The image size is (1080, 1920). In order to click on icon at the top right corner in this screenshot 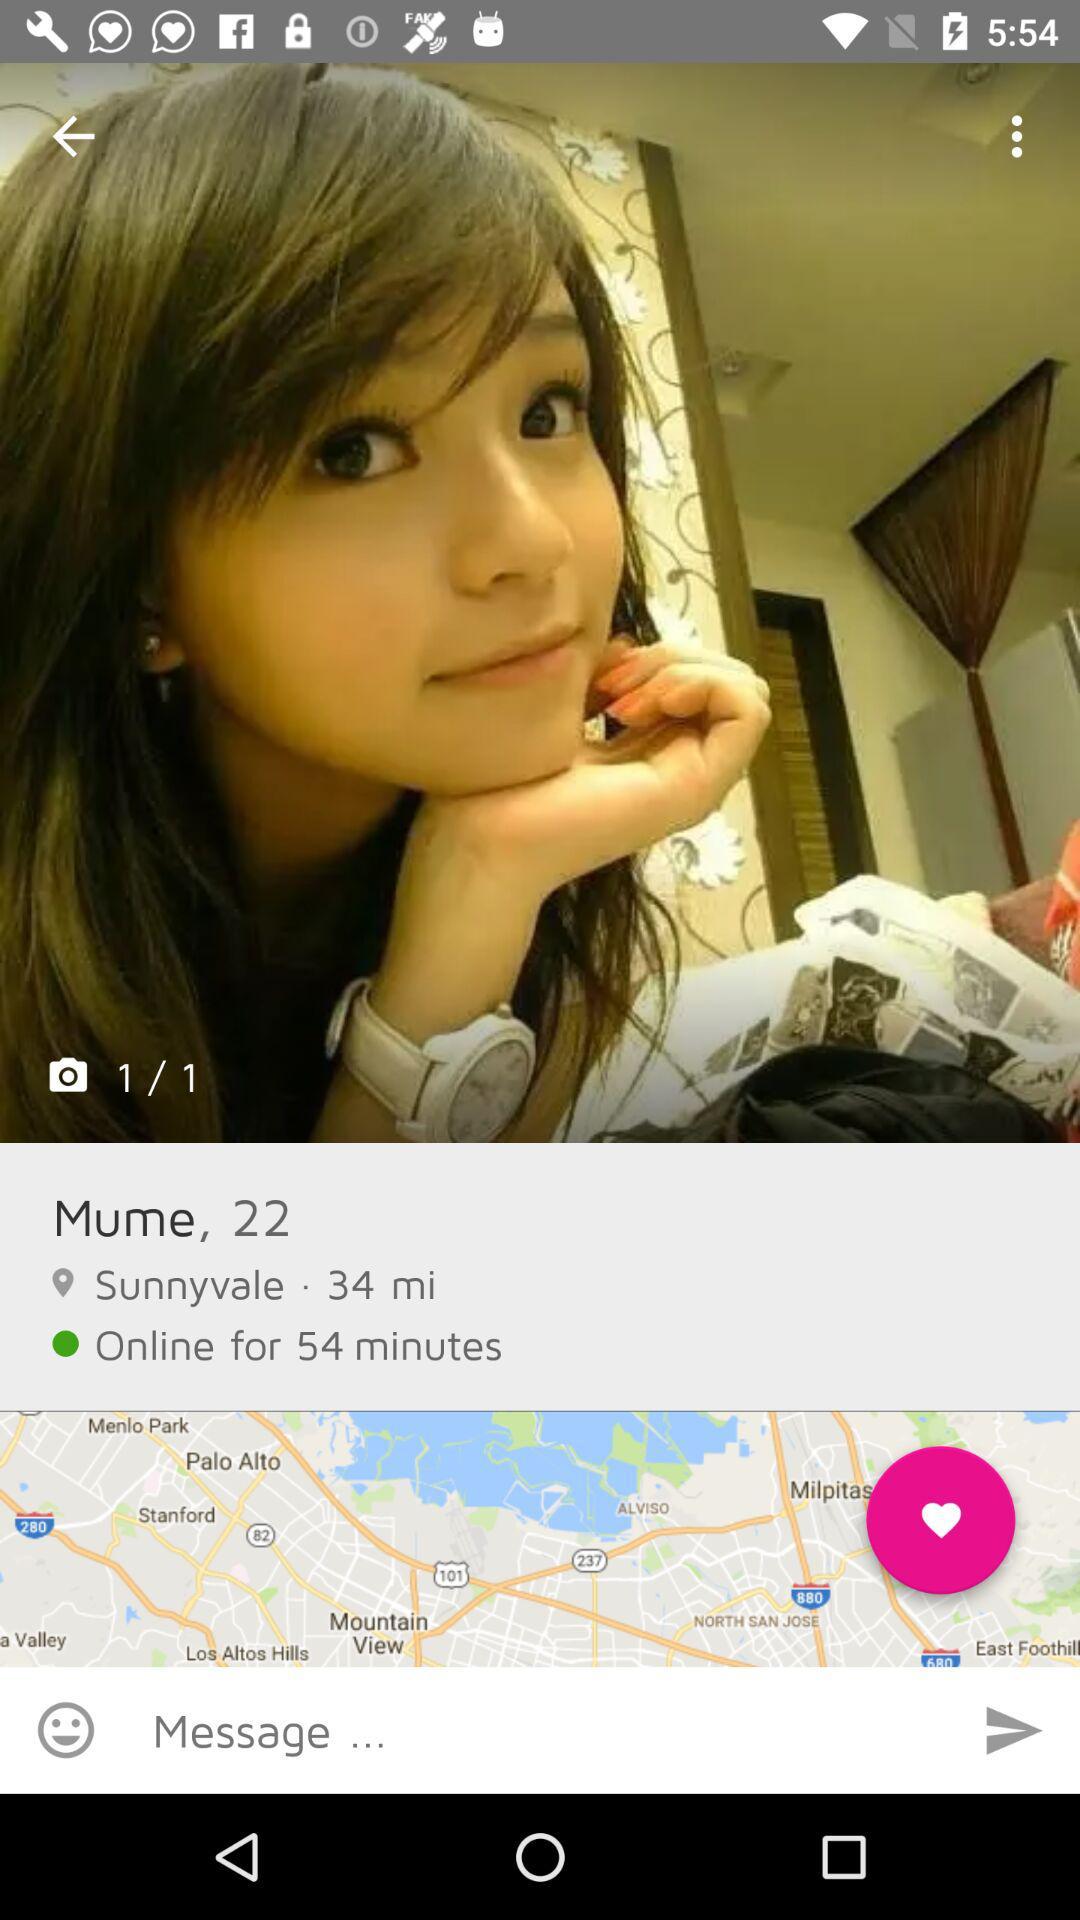, I will do `click(1017, 135)`.